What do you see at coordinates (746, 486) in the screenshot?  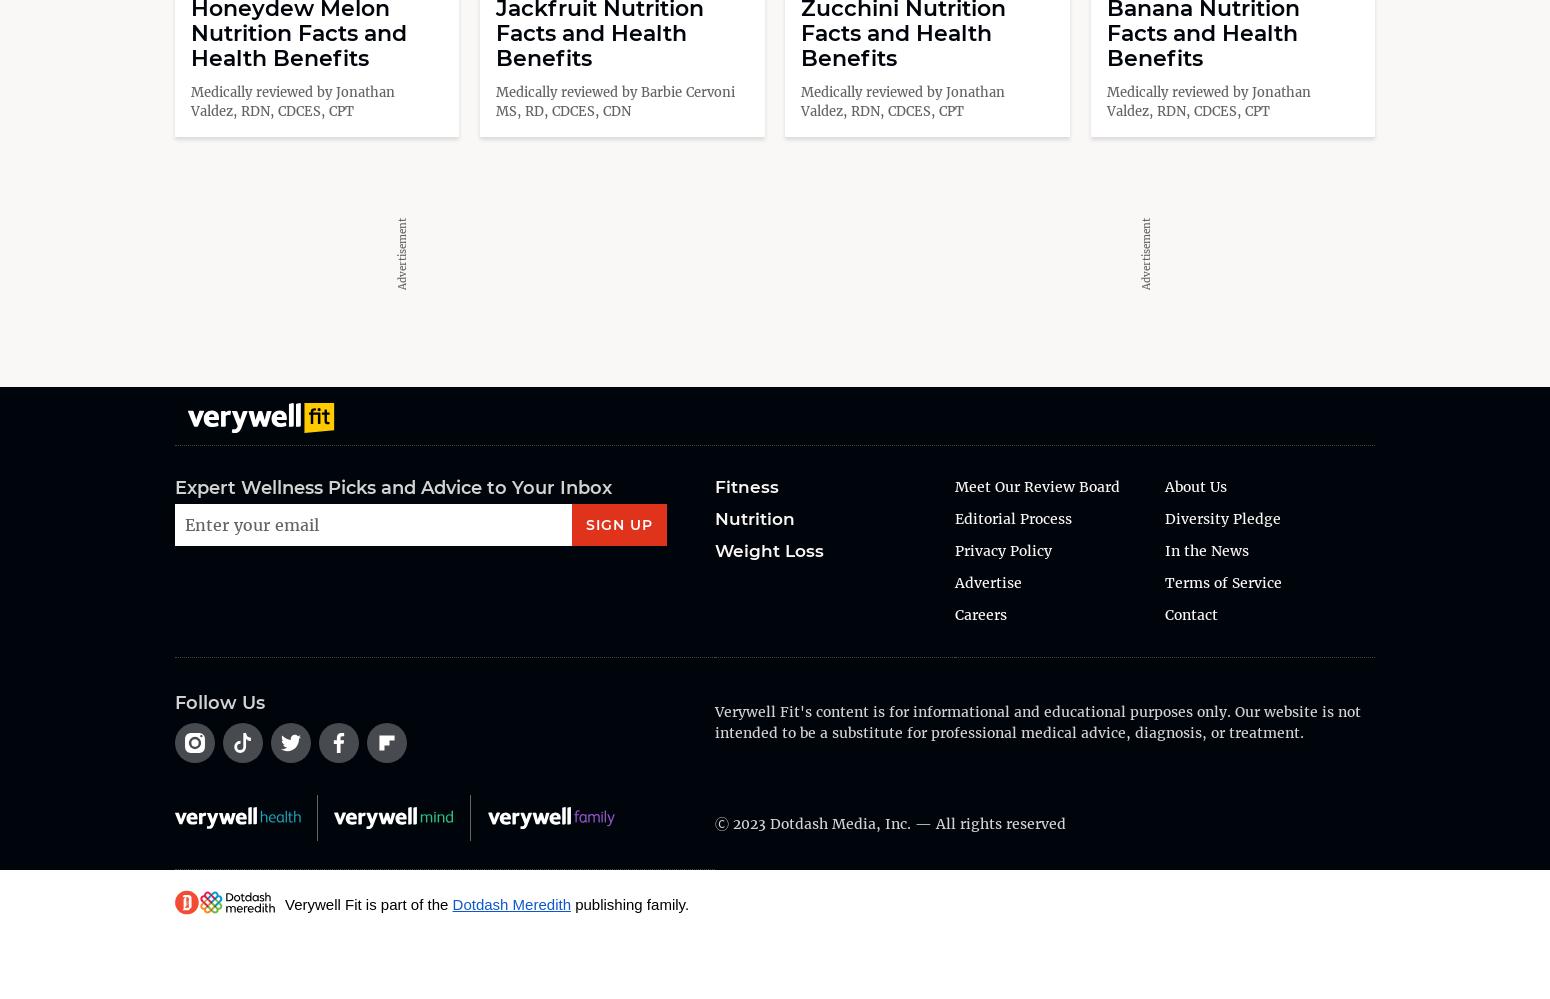 I see `'Fitness'` at bounding box center [746, 486].